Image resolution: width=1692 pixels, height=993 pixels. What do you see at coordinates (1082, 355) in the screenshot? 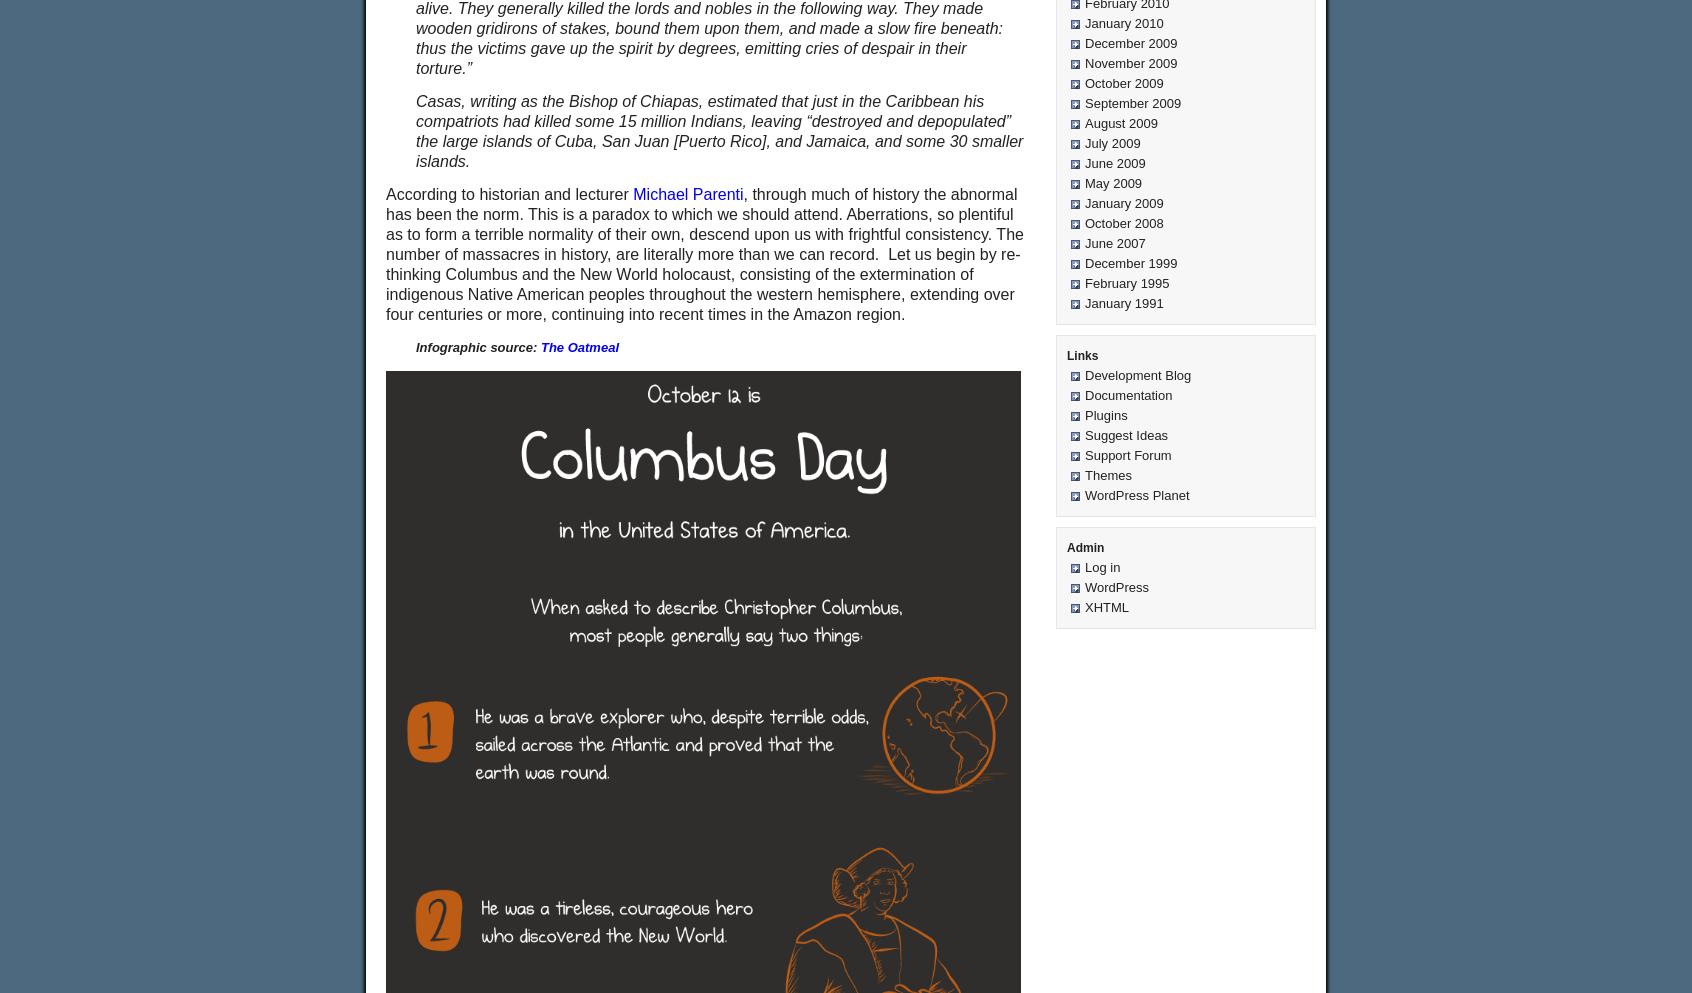
I see `'Links'` at bounding box center [1082, 355].